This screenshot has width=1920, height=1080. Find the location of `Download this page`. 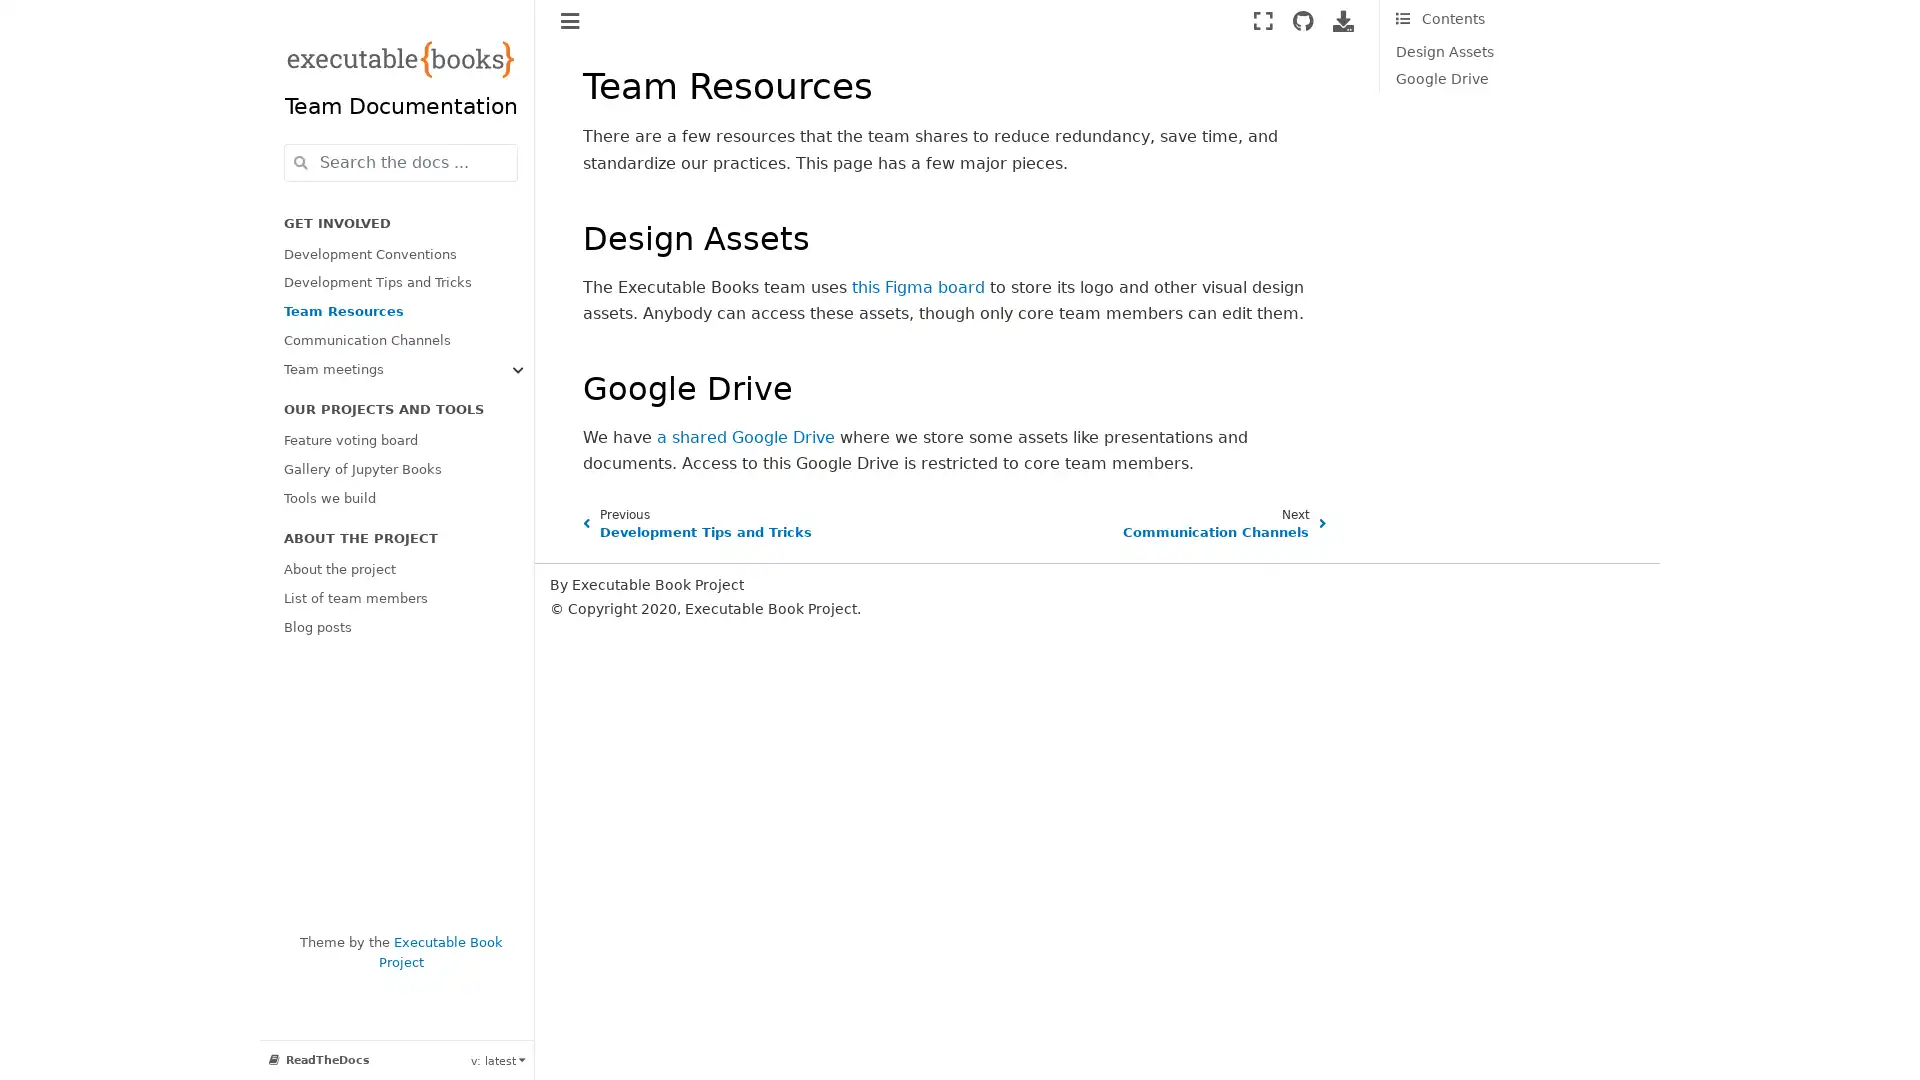

Download this page is located at coordinates (1343, 20).